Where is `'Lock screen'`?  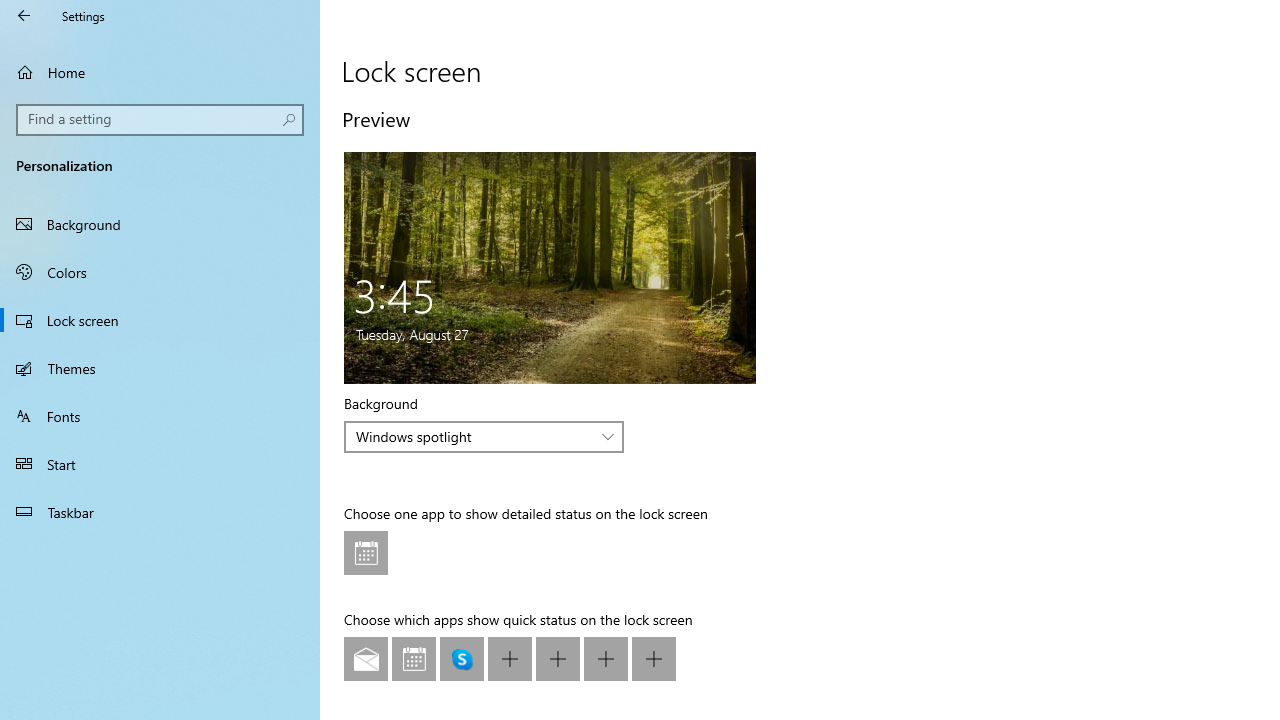
'Lock screen' is located at coordinates (160, 319).